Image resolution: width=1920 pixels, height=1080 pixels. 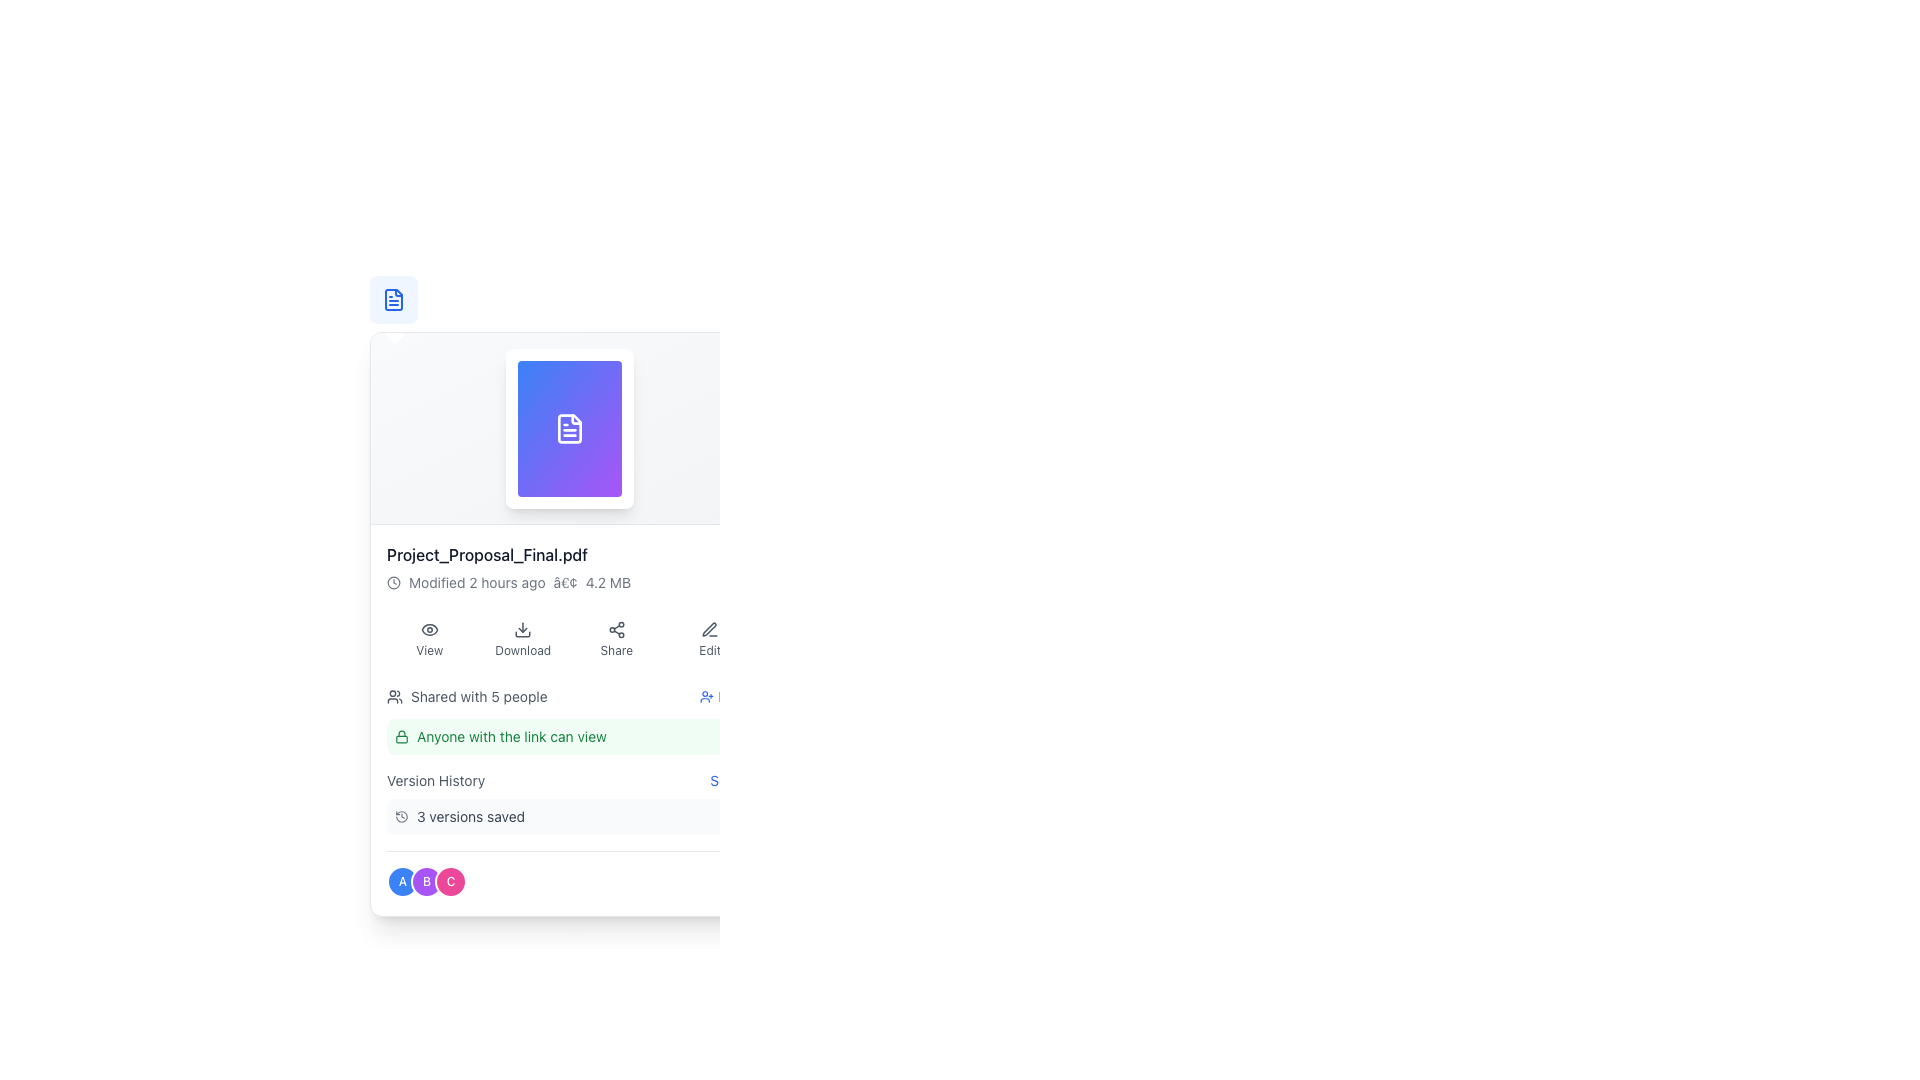 I want to click on the Text label that indicates the sharing status of the associated item, located to the right of an icon representing a group of people, so click(x=478, y=696).